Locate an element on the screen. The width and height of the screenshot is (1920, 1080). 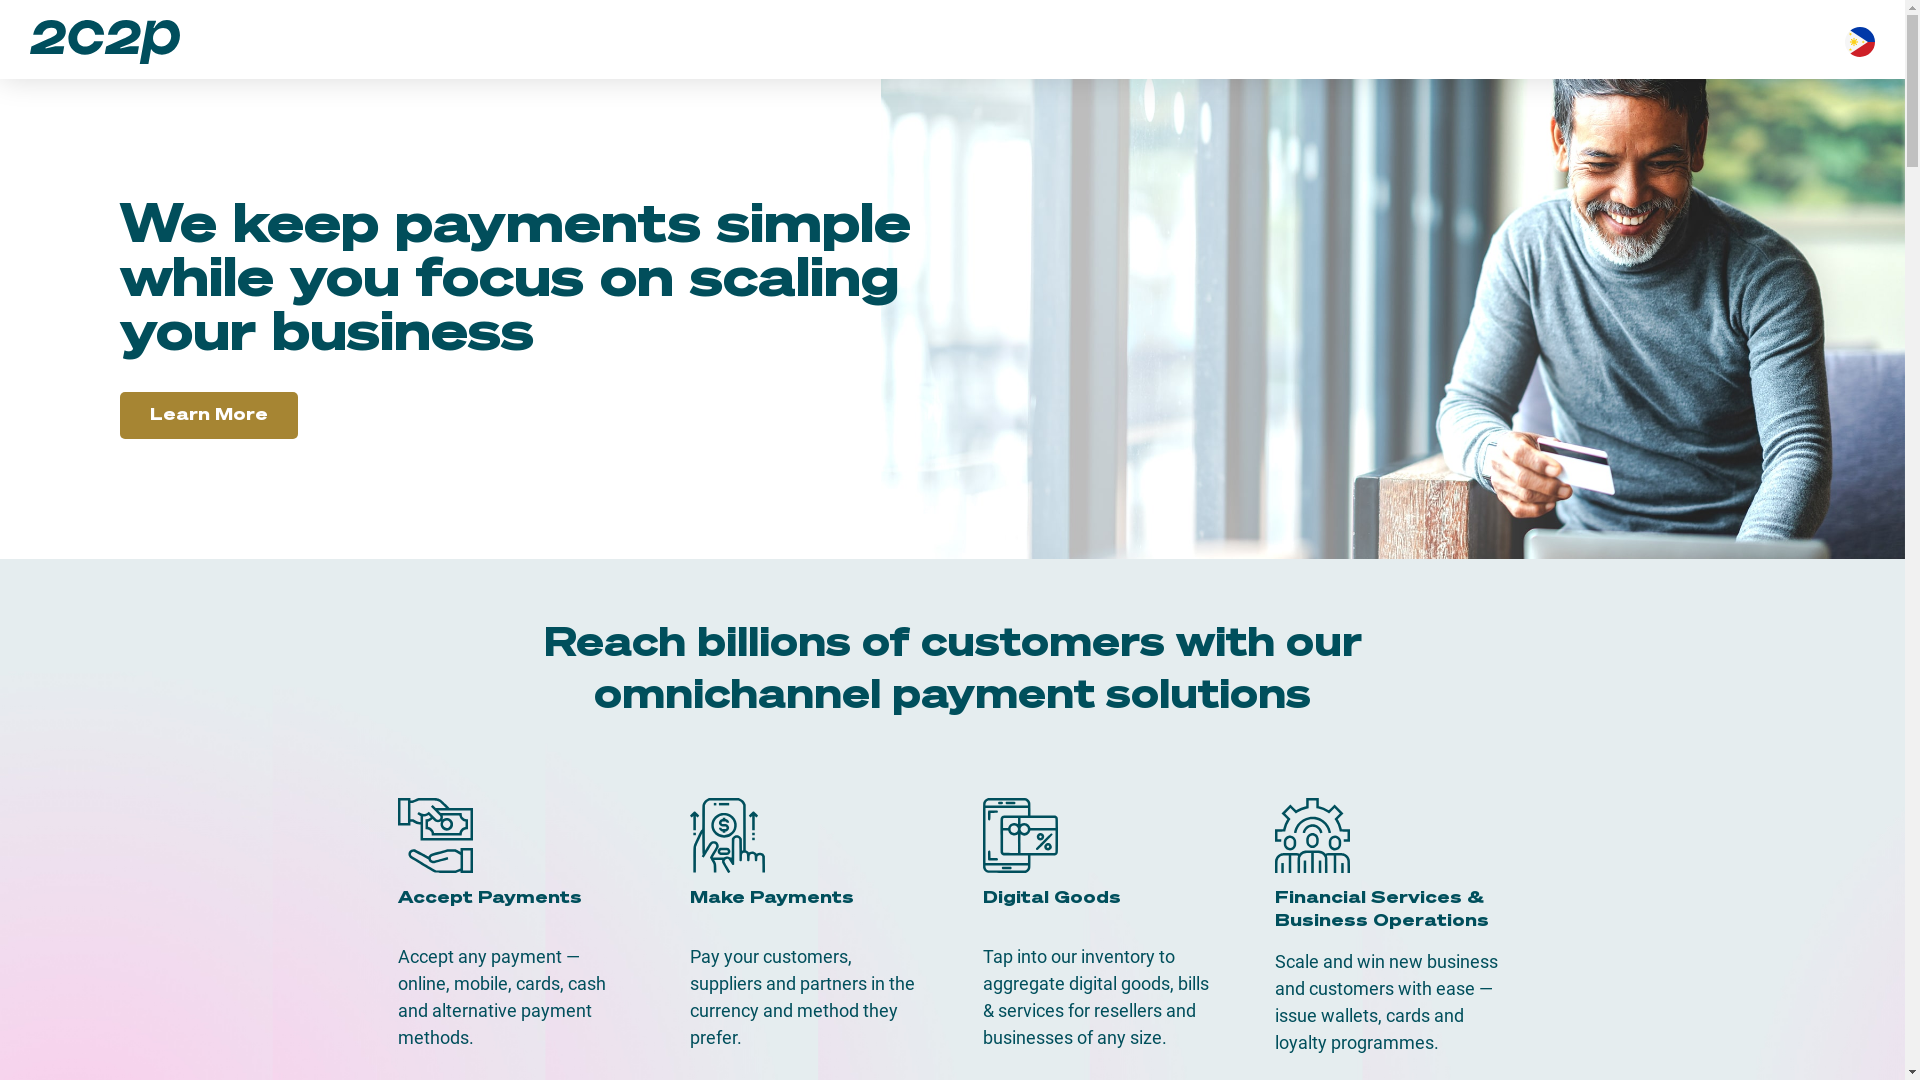
'Learn More' is located at coordinates (209, 414).